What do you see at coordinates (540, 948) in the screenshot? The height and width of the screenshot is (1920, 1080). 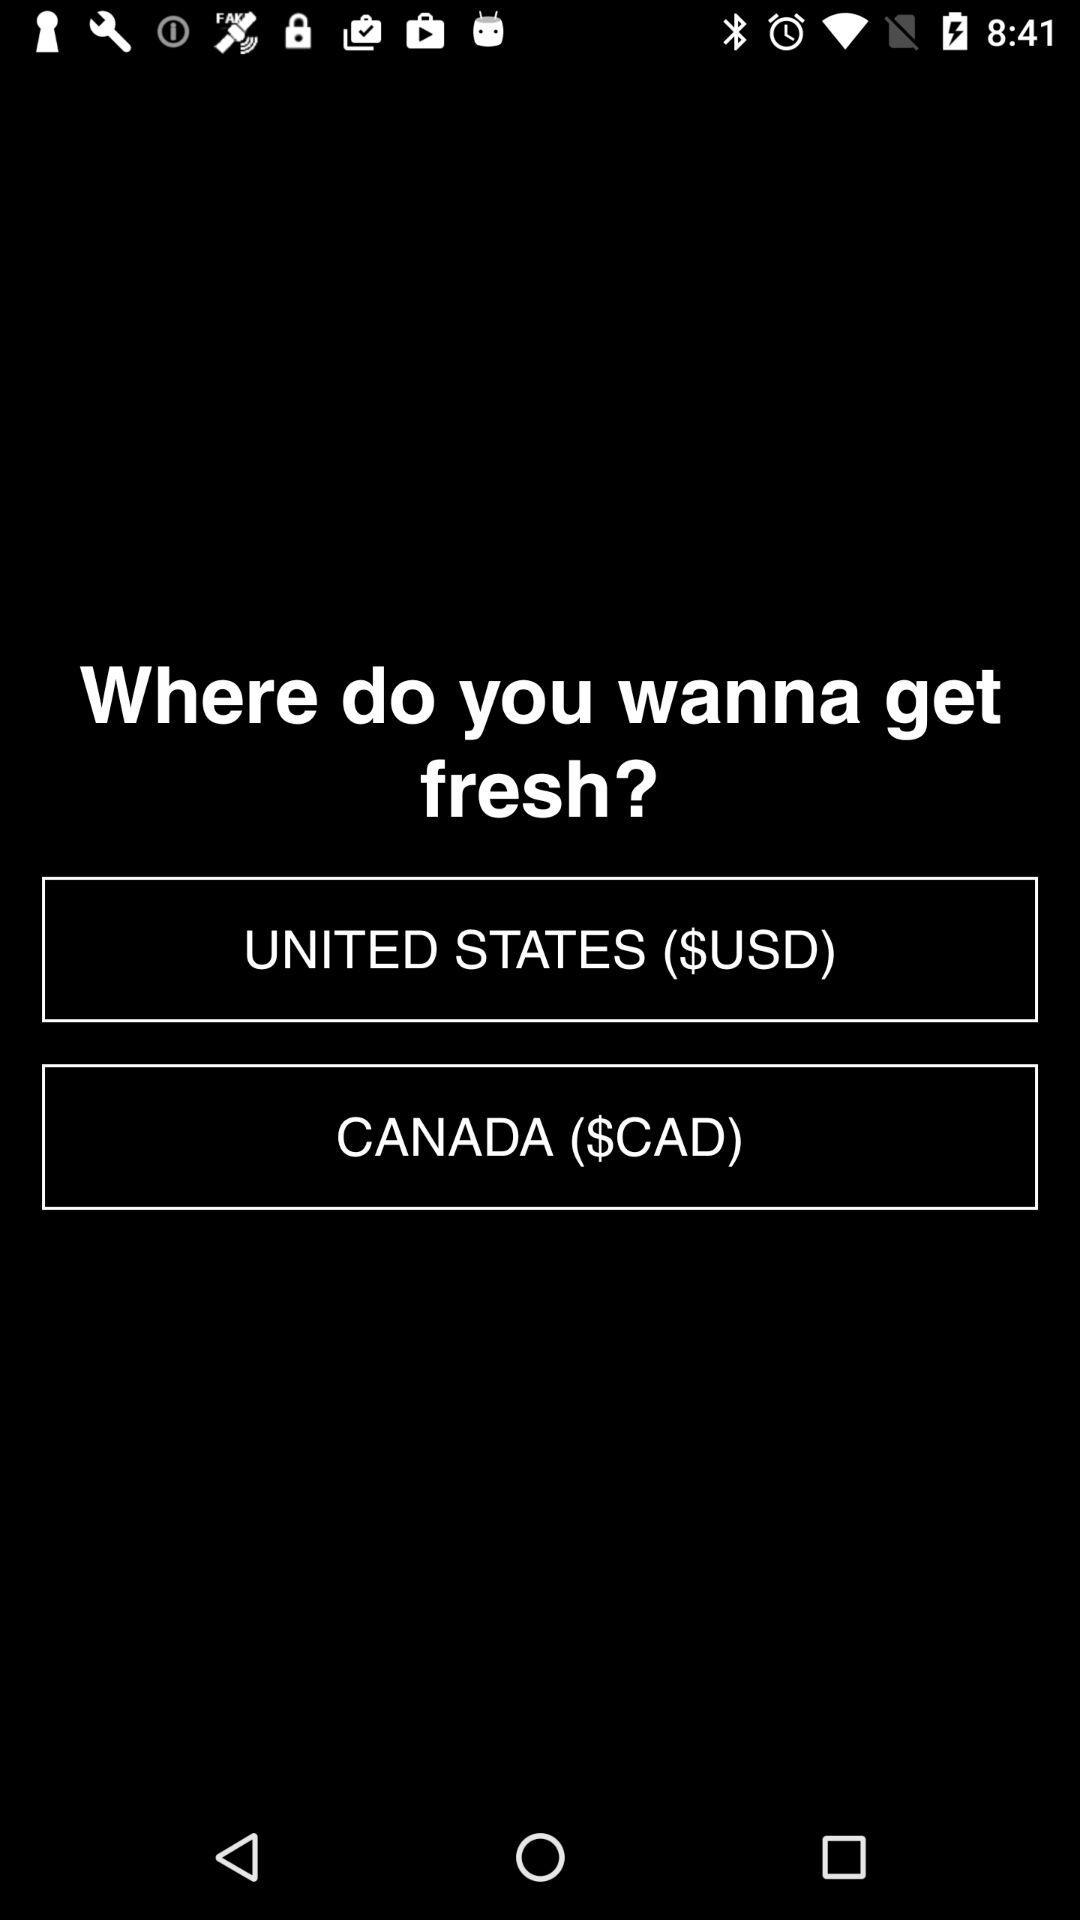 I see `icon above the canada ($cad) icon` at bounding box center [540, 948].